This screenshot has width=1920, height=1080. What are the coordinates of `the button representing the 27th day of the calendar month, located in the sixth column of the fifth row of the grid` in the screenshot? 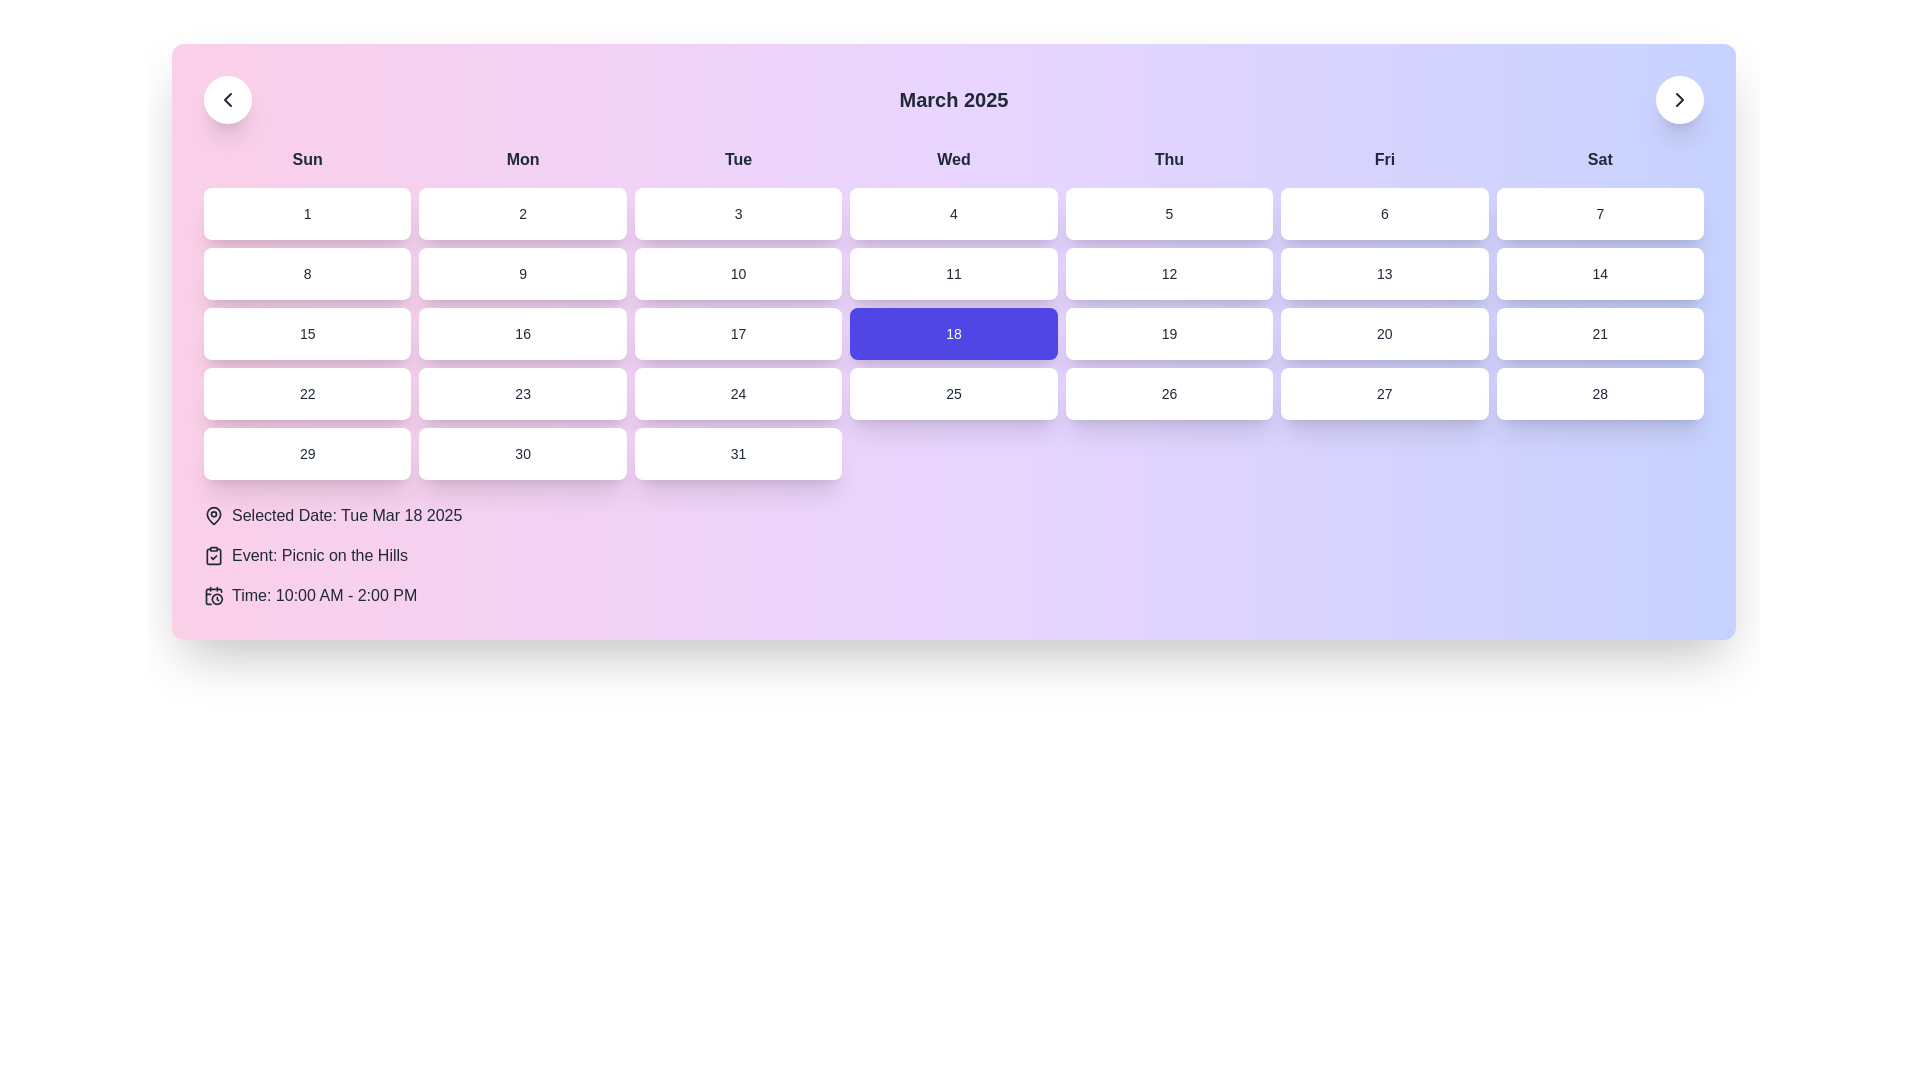 It's located at (1383, 393).